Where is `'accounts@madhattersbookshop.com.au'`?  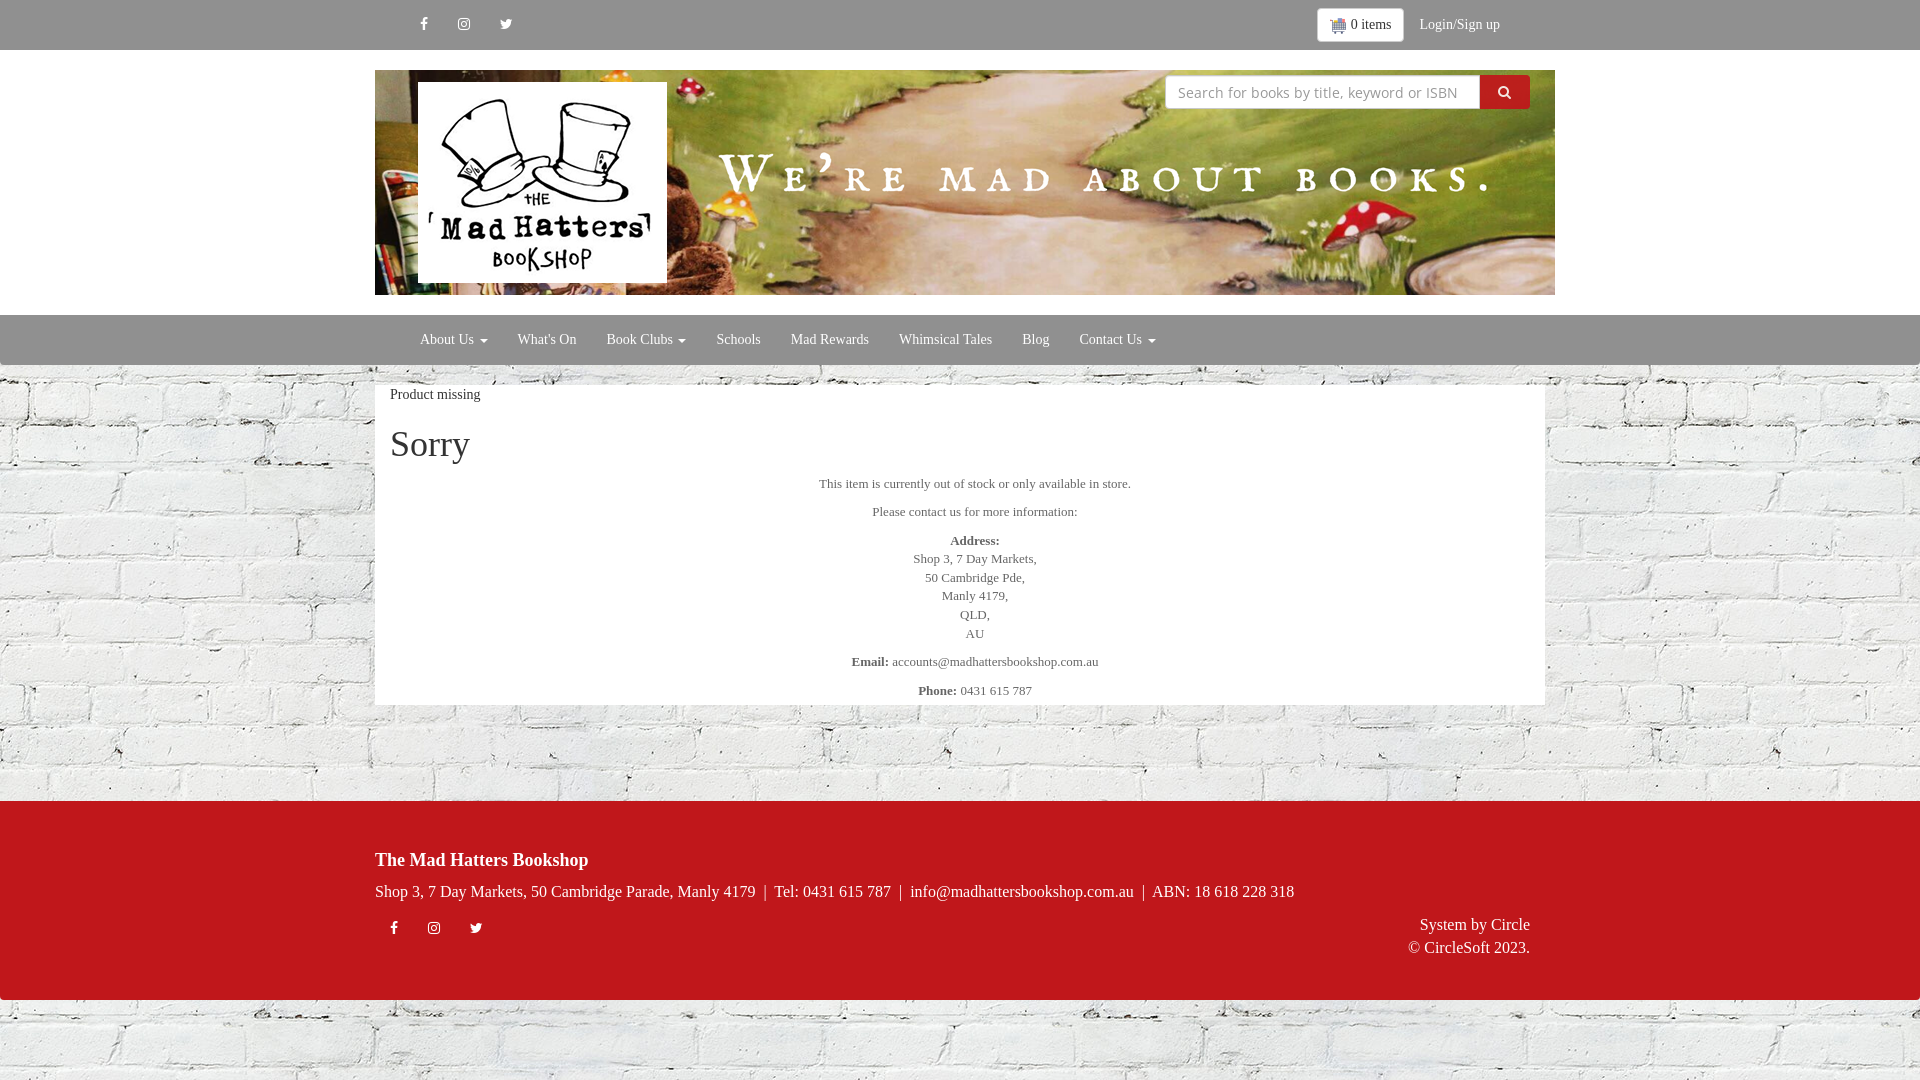
'accounts@madhattersbookshop.com.au' is located at coordinates (994, 661).